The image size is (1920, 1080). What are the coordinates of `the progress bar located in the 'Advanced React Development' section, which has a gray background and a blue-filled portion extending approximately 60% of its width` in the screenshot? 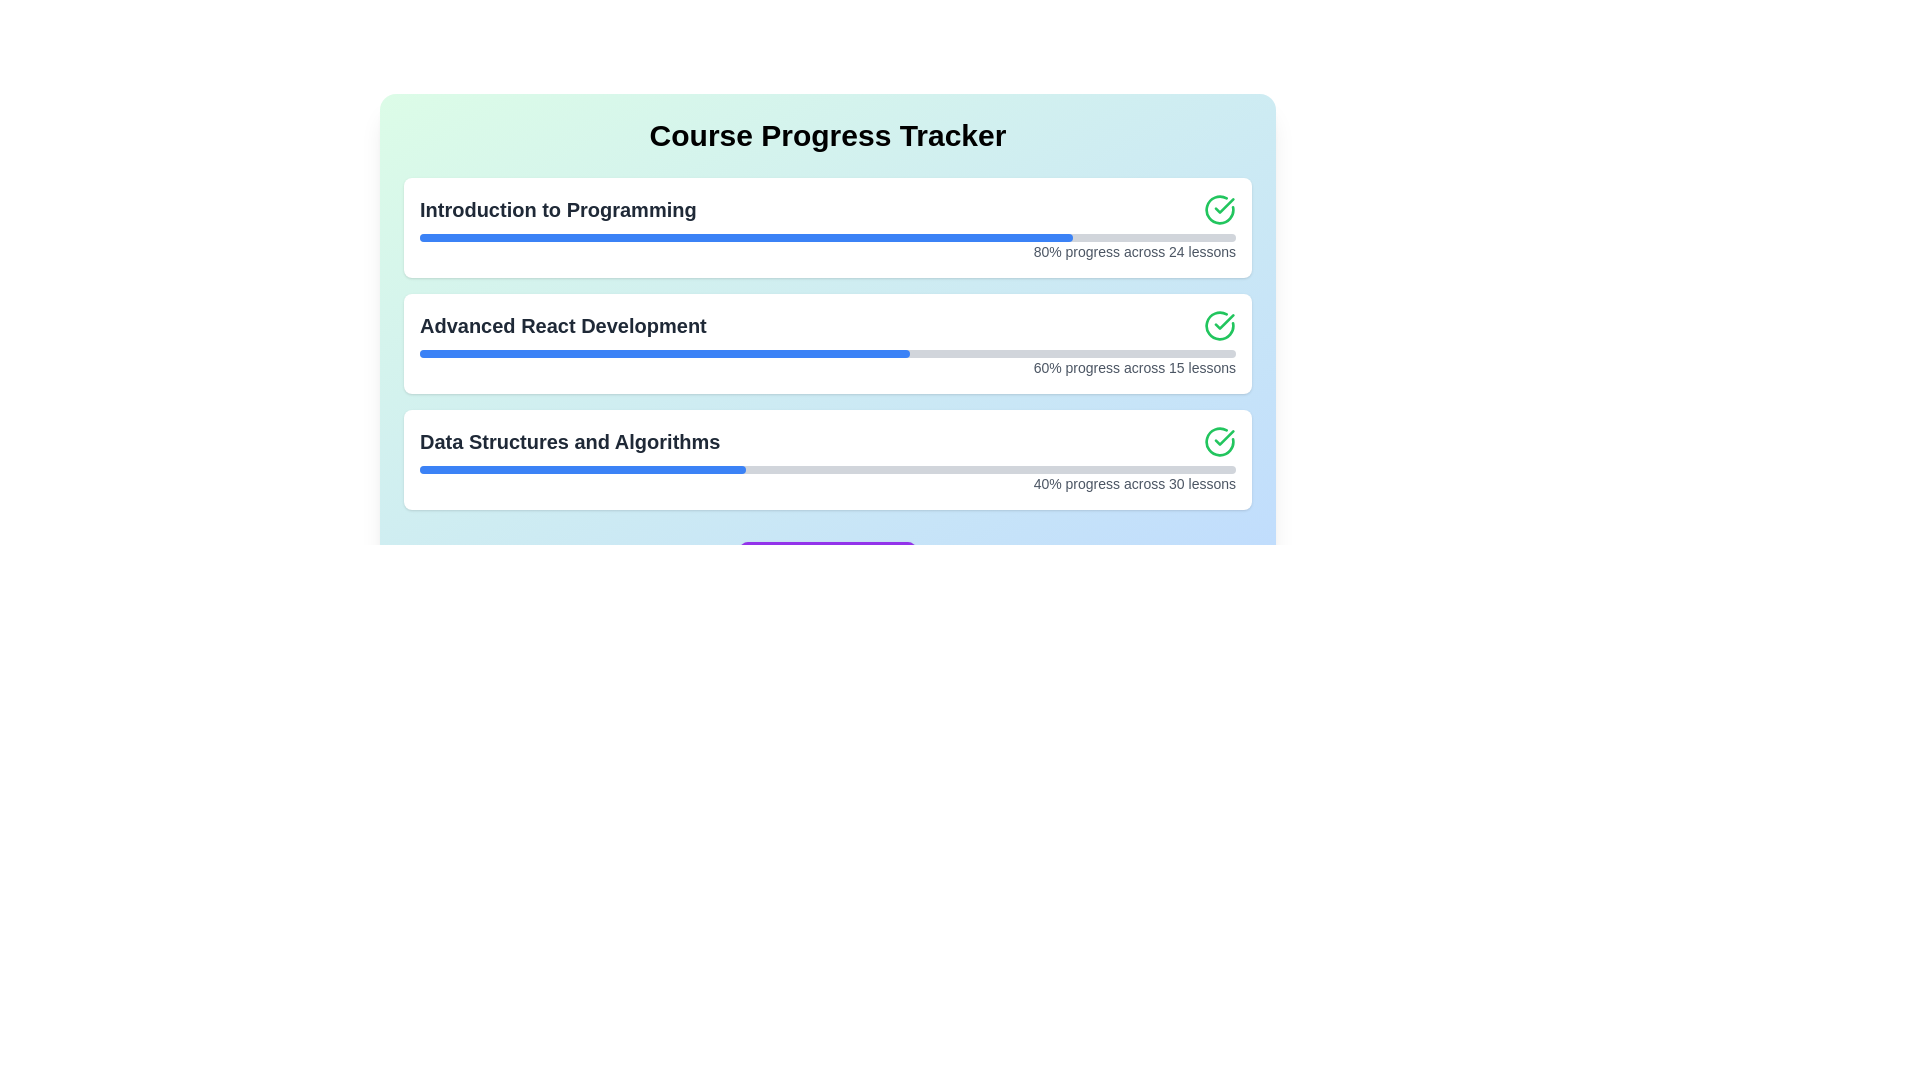 It's located at (828, 353).